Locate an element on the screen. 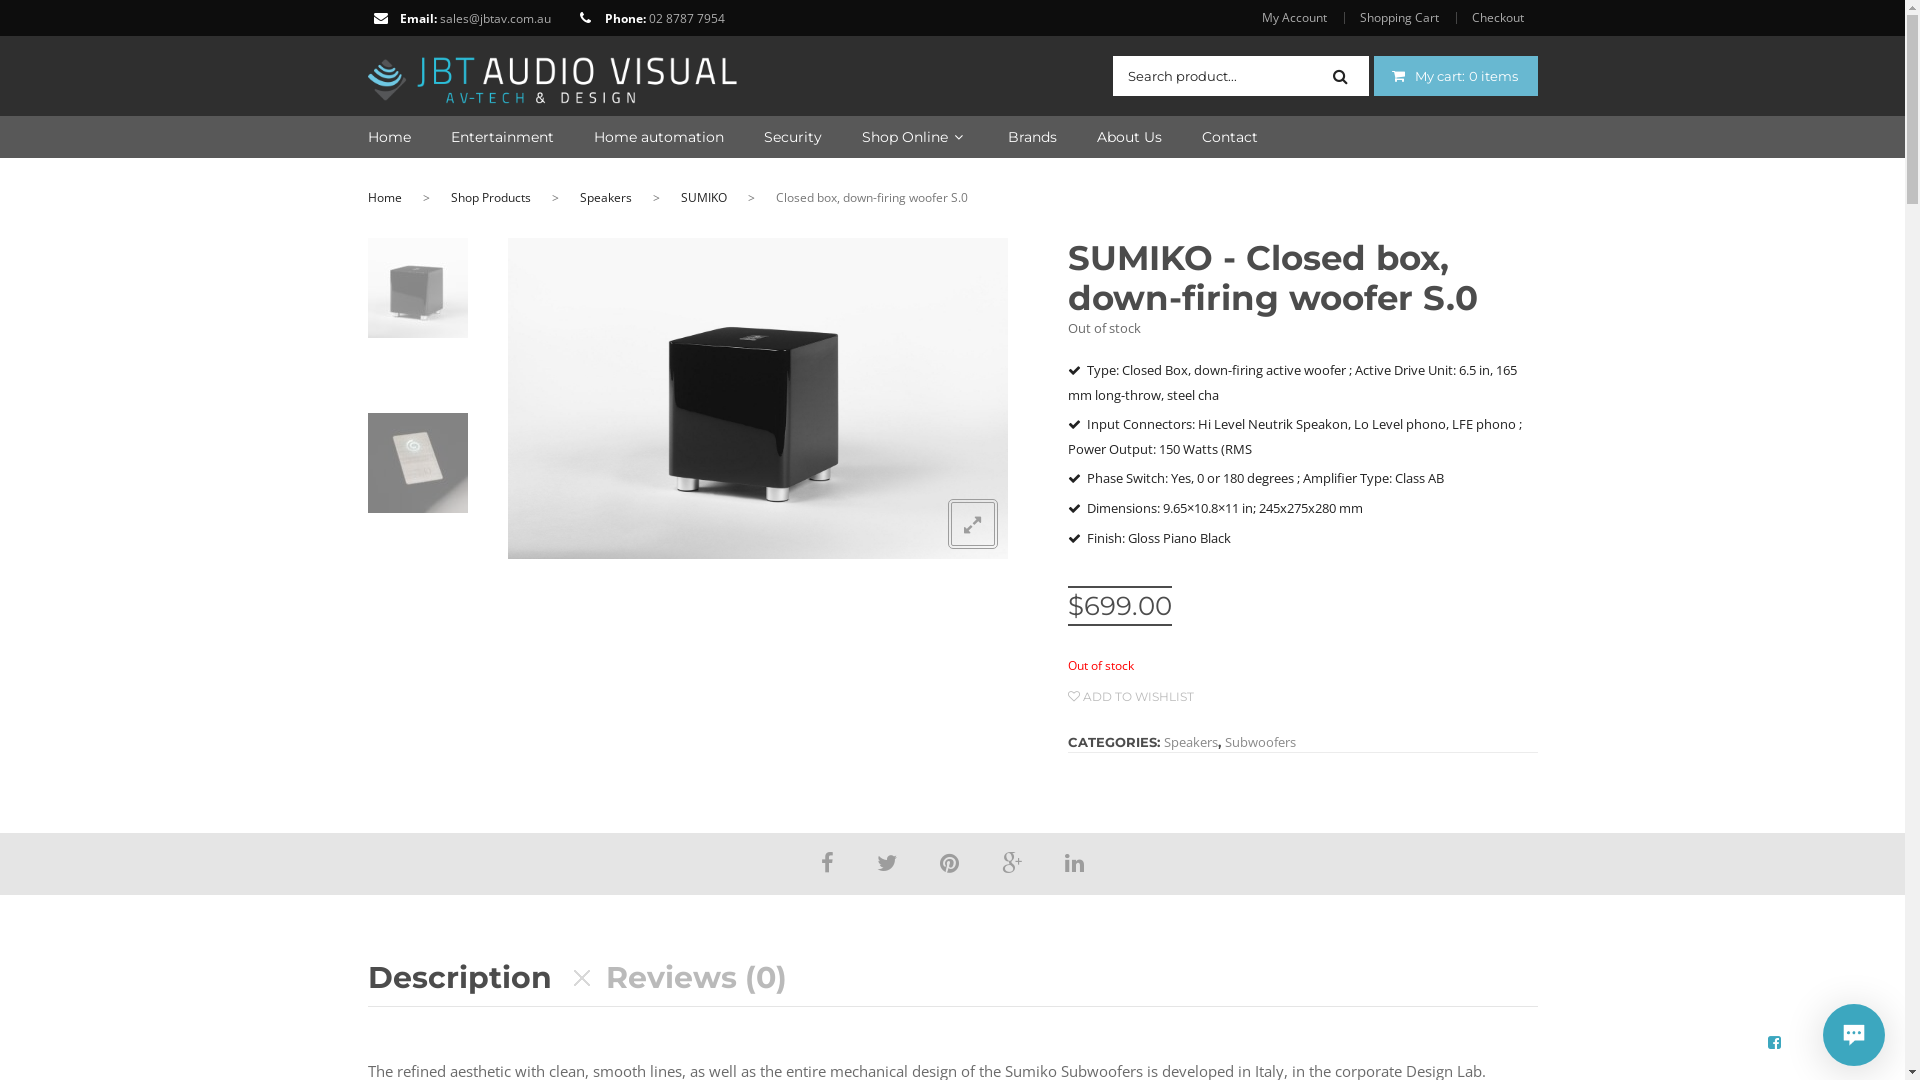  'Shop Products' is located at coordinates (489, 197).